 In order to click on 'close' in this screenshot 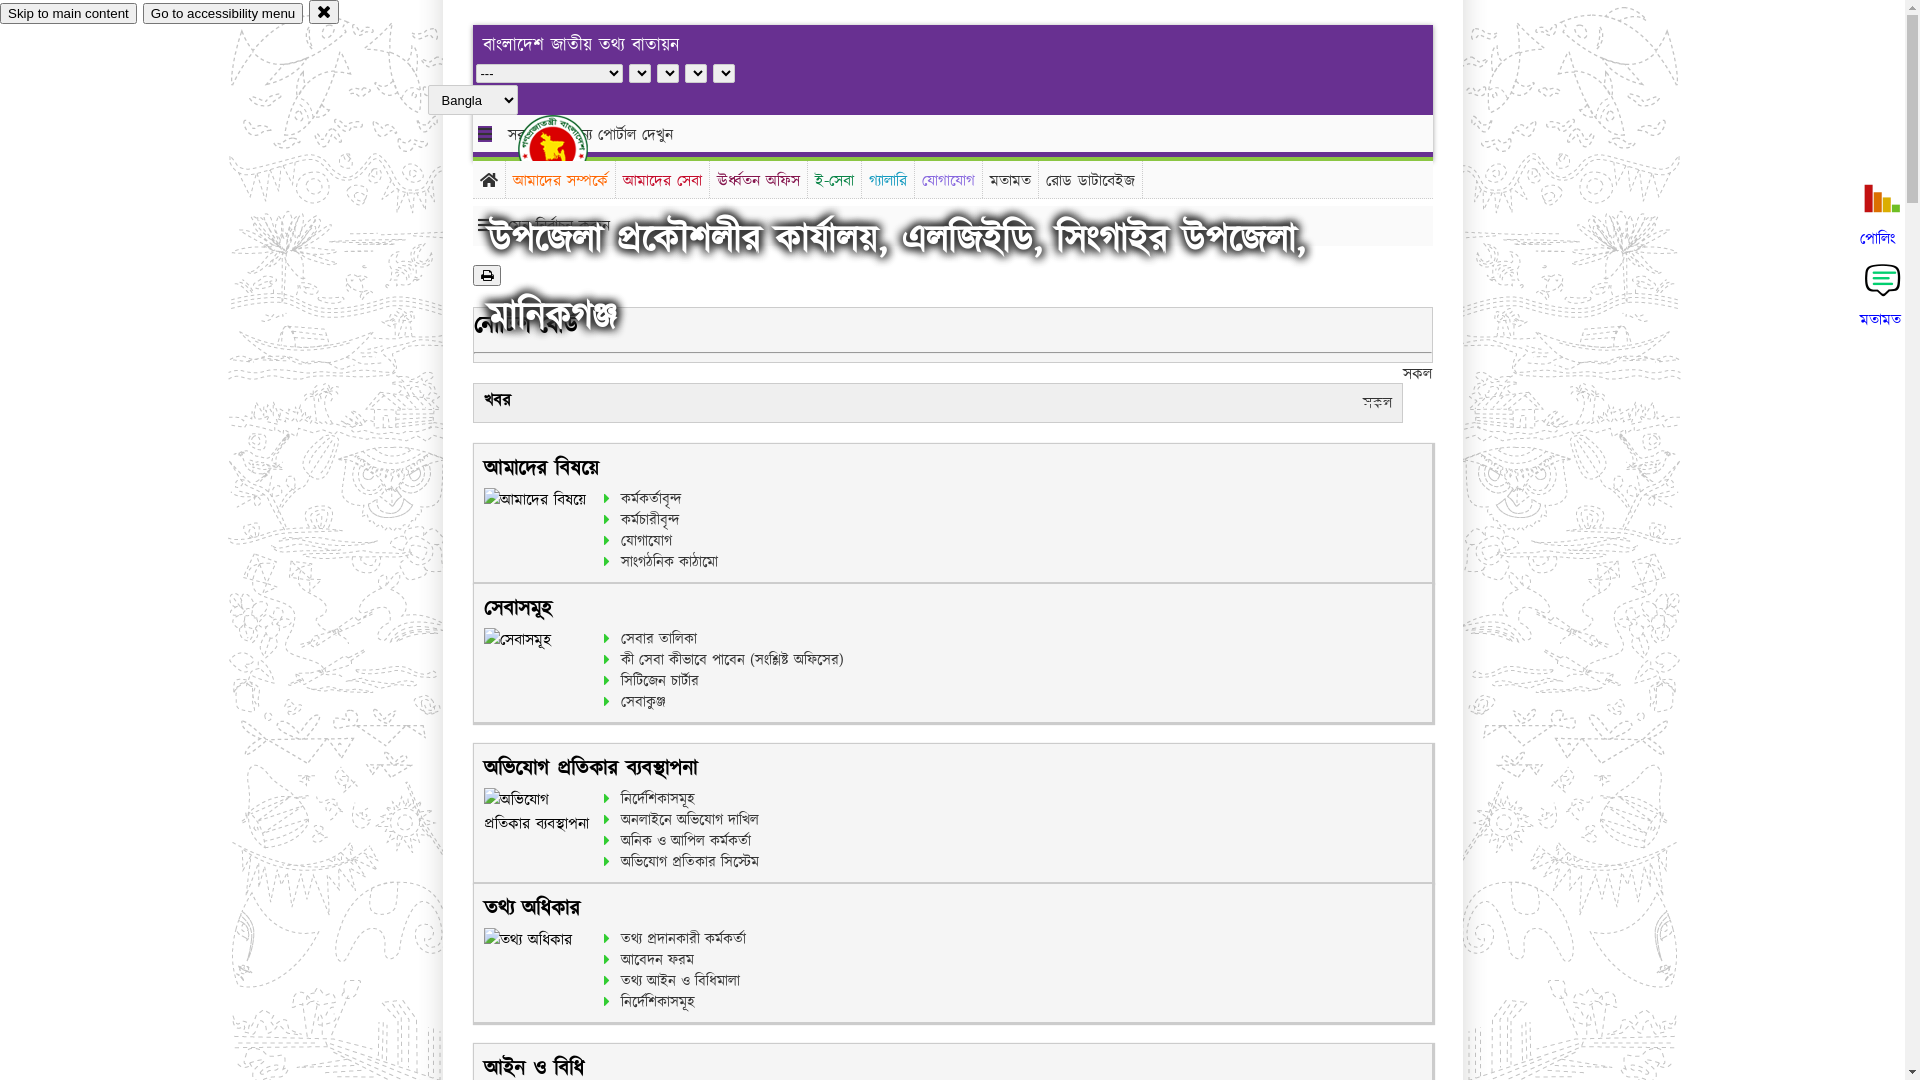, I will do `click(324, 11)`.